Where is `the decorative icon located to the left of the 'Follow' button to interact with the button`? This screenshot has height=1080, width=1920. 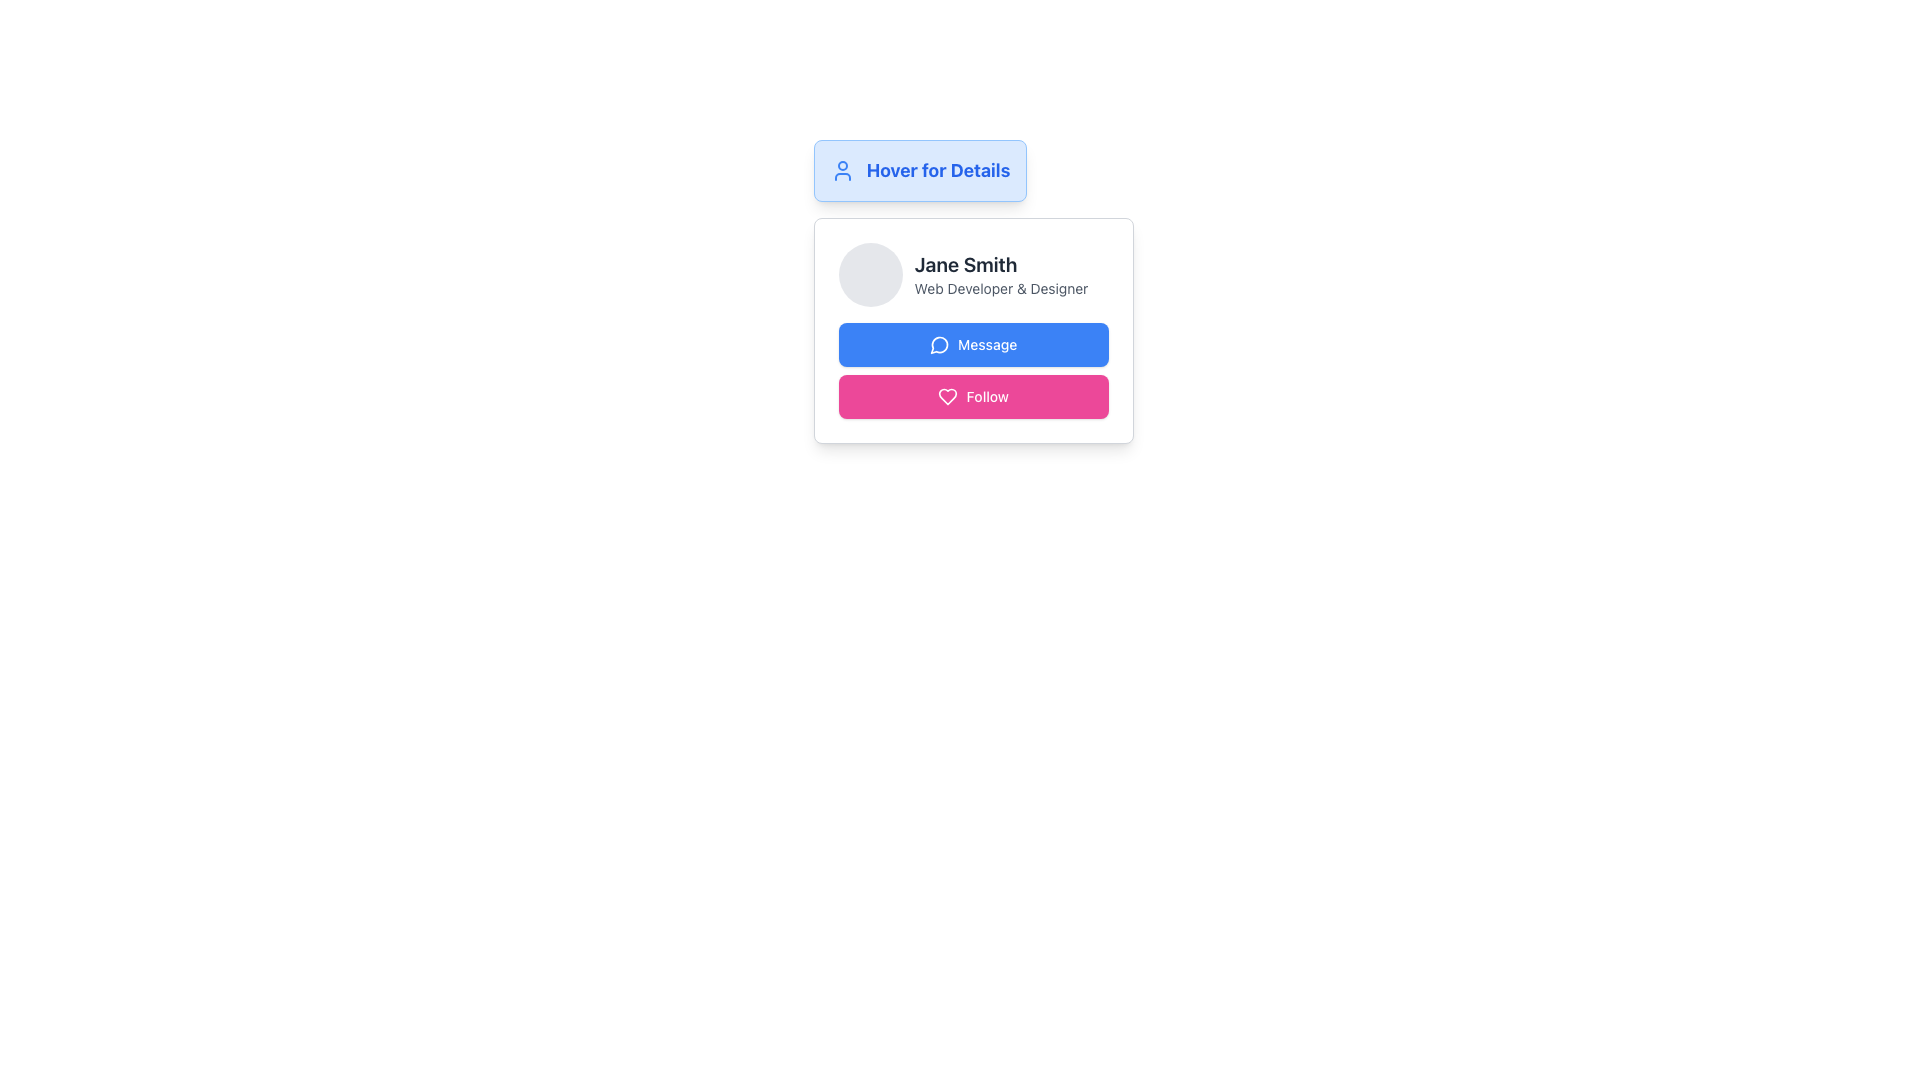
the decorative icon located to the left of the 'Follow' button to interact with the button is located at coordinates (947, 397).